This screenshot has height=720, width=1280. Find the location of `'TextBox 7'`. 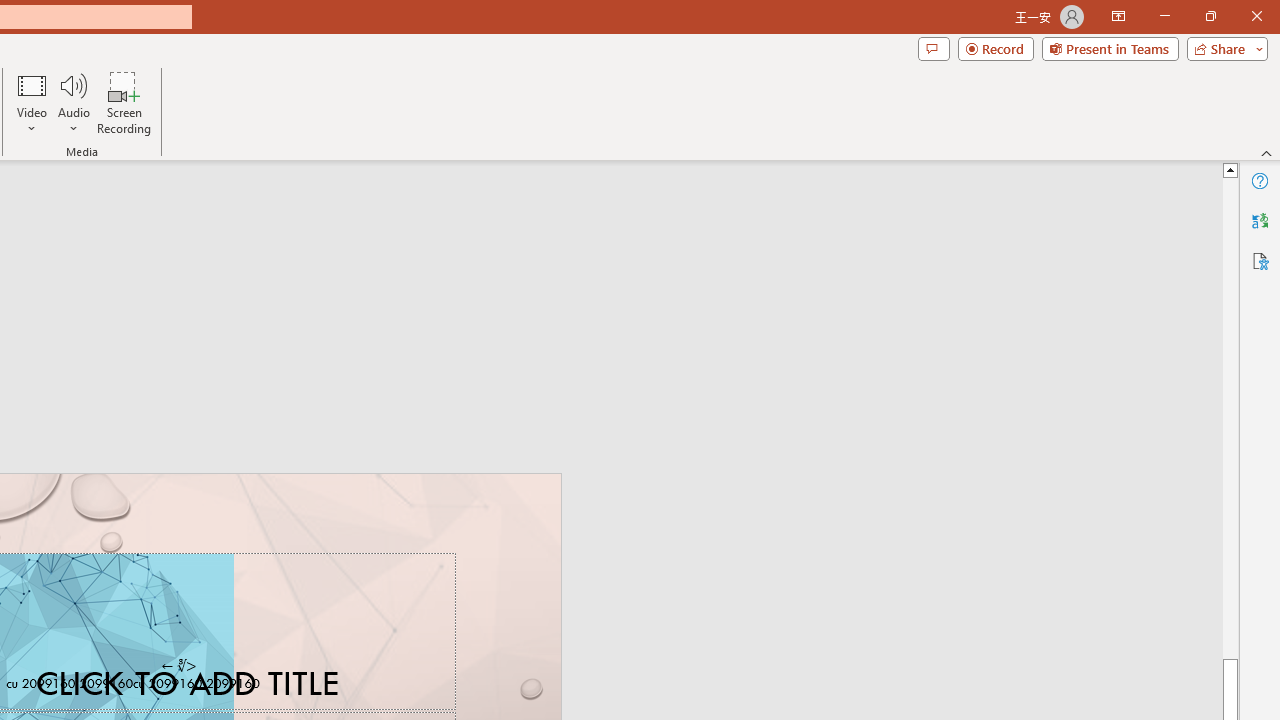

'TextBox 7' is located at coordinates (179, 666).